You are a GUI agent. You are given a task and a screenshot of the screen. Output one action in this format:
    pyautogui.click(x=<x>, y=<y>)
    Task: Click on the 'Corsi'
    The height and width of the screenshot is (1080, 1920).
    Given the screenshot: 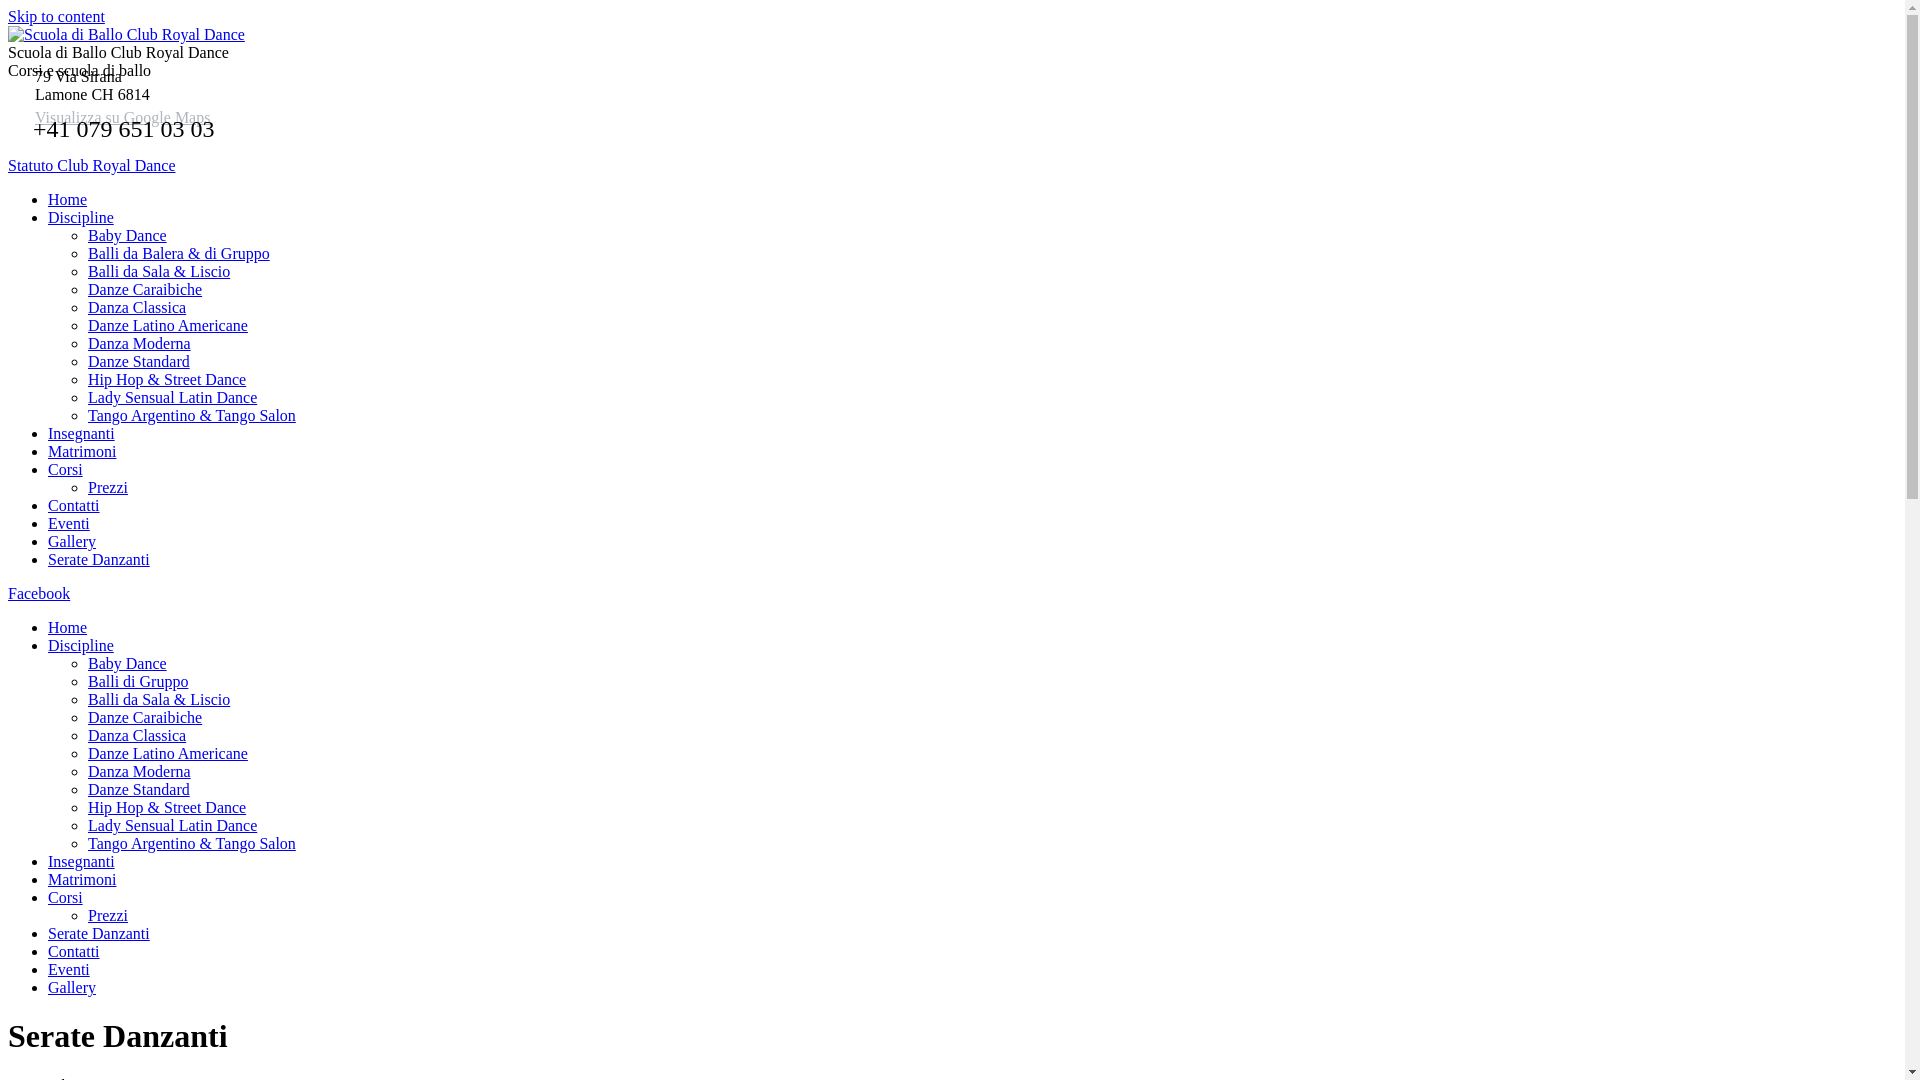 What is the action you would take?
    pyautogui.click(x=65, y=896)
    